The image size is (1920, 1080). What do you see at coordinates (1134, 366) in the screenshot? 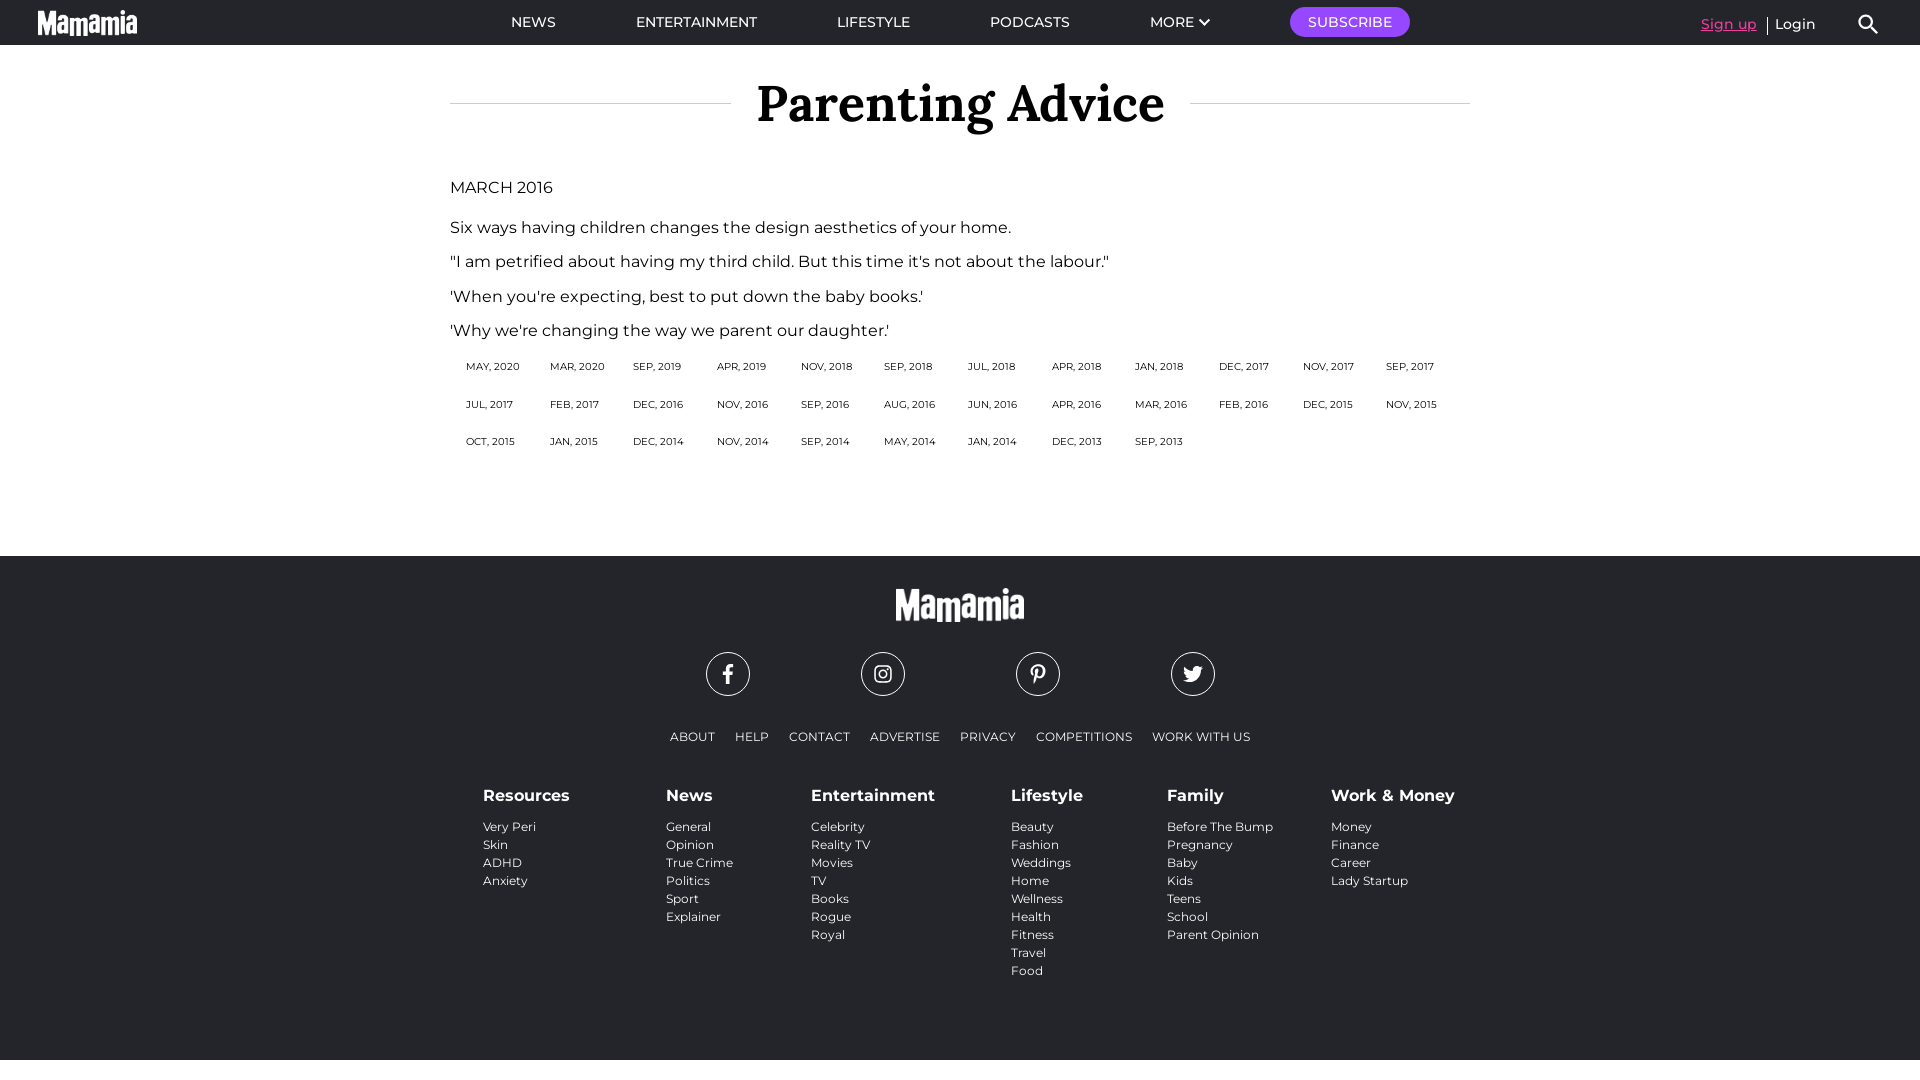
I see `'JAN, 2018'` at bounding box center [1134, 366].